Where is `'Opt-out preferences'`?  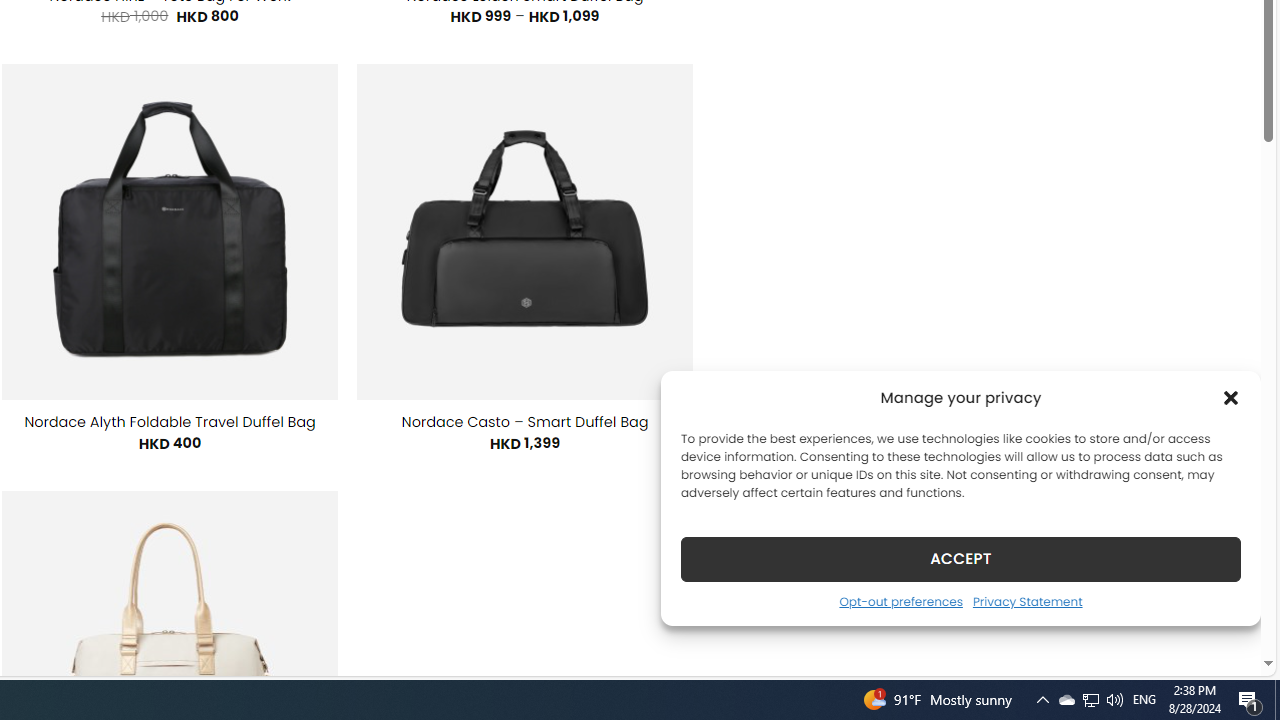
'Opt-out preferences' is located at coordinates (899, 600).